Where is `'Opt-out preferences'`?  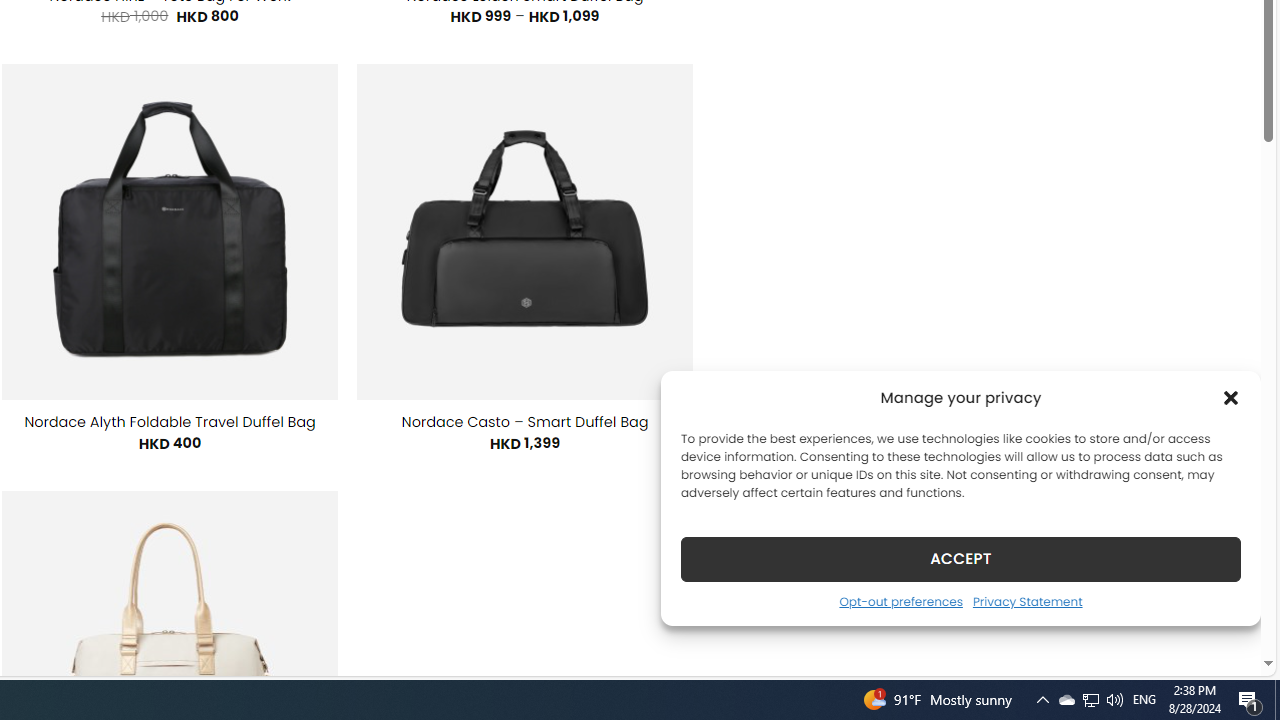
'Opt-out preferences' is located at coordinates (899, 600).